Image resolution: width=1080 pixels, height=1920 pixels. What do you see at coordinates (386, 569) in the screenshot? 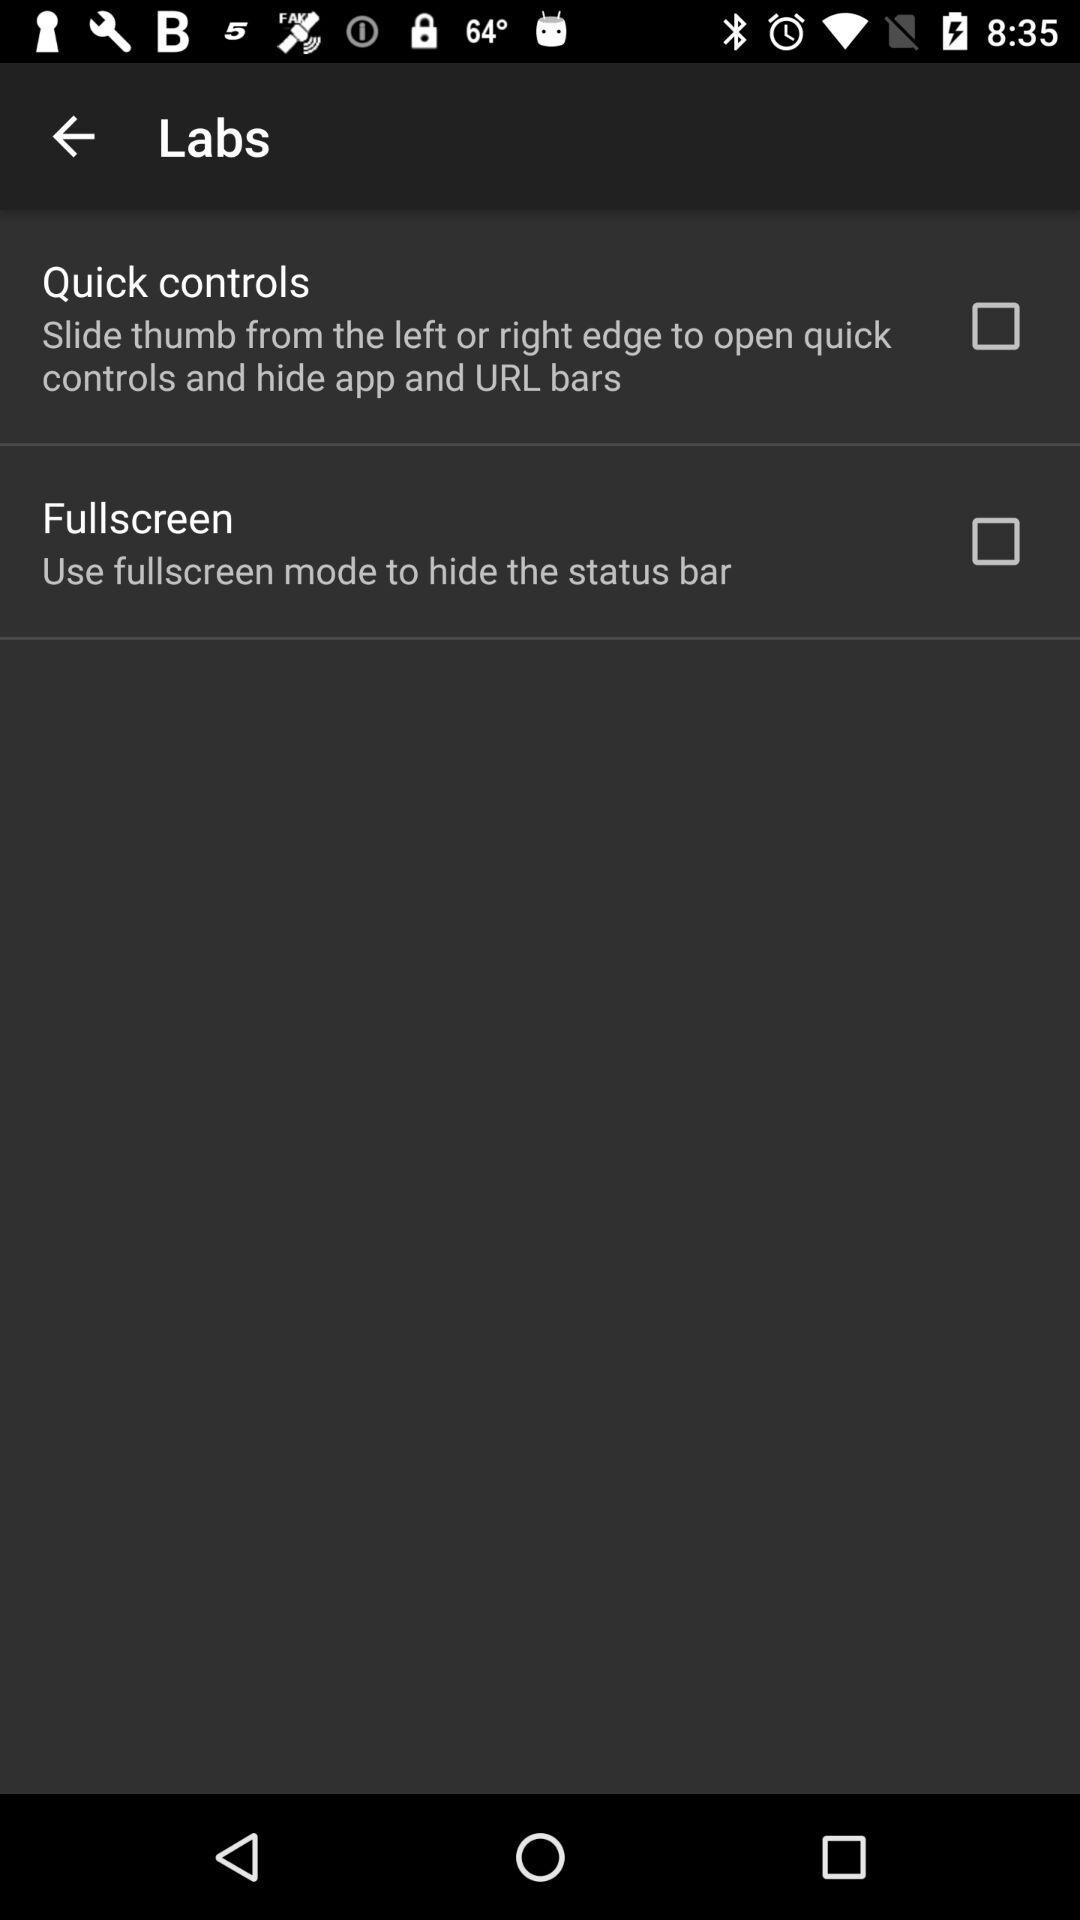
I see `the app below the fullscreen` at bounding box center [386, 569].